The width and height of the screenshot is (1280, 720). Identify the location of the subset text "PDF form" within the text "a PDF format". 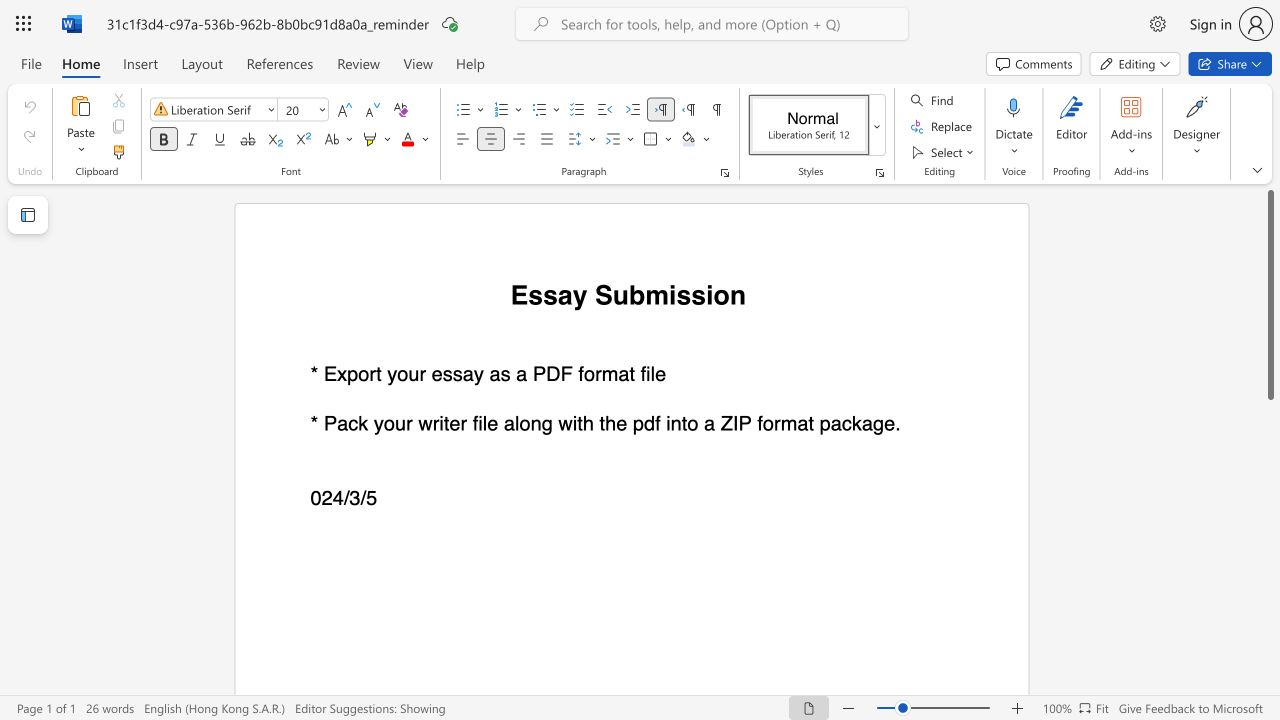
(532, 374).